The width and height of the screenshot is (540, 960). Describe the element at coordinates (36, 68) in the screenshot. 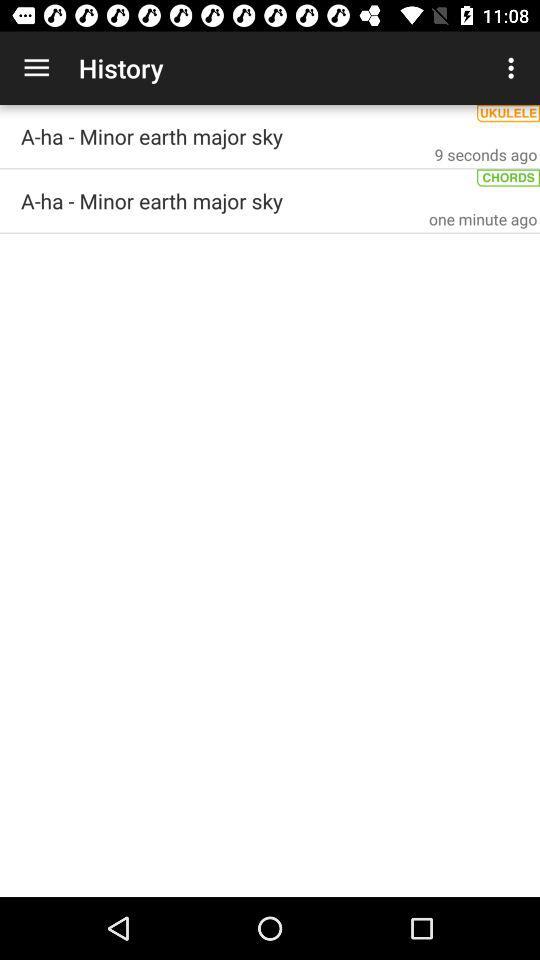

I see `the item to the left of the history app` at that location.